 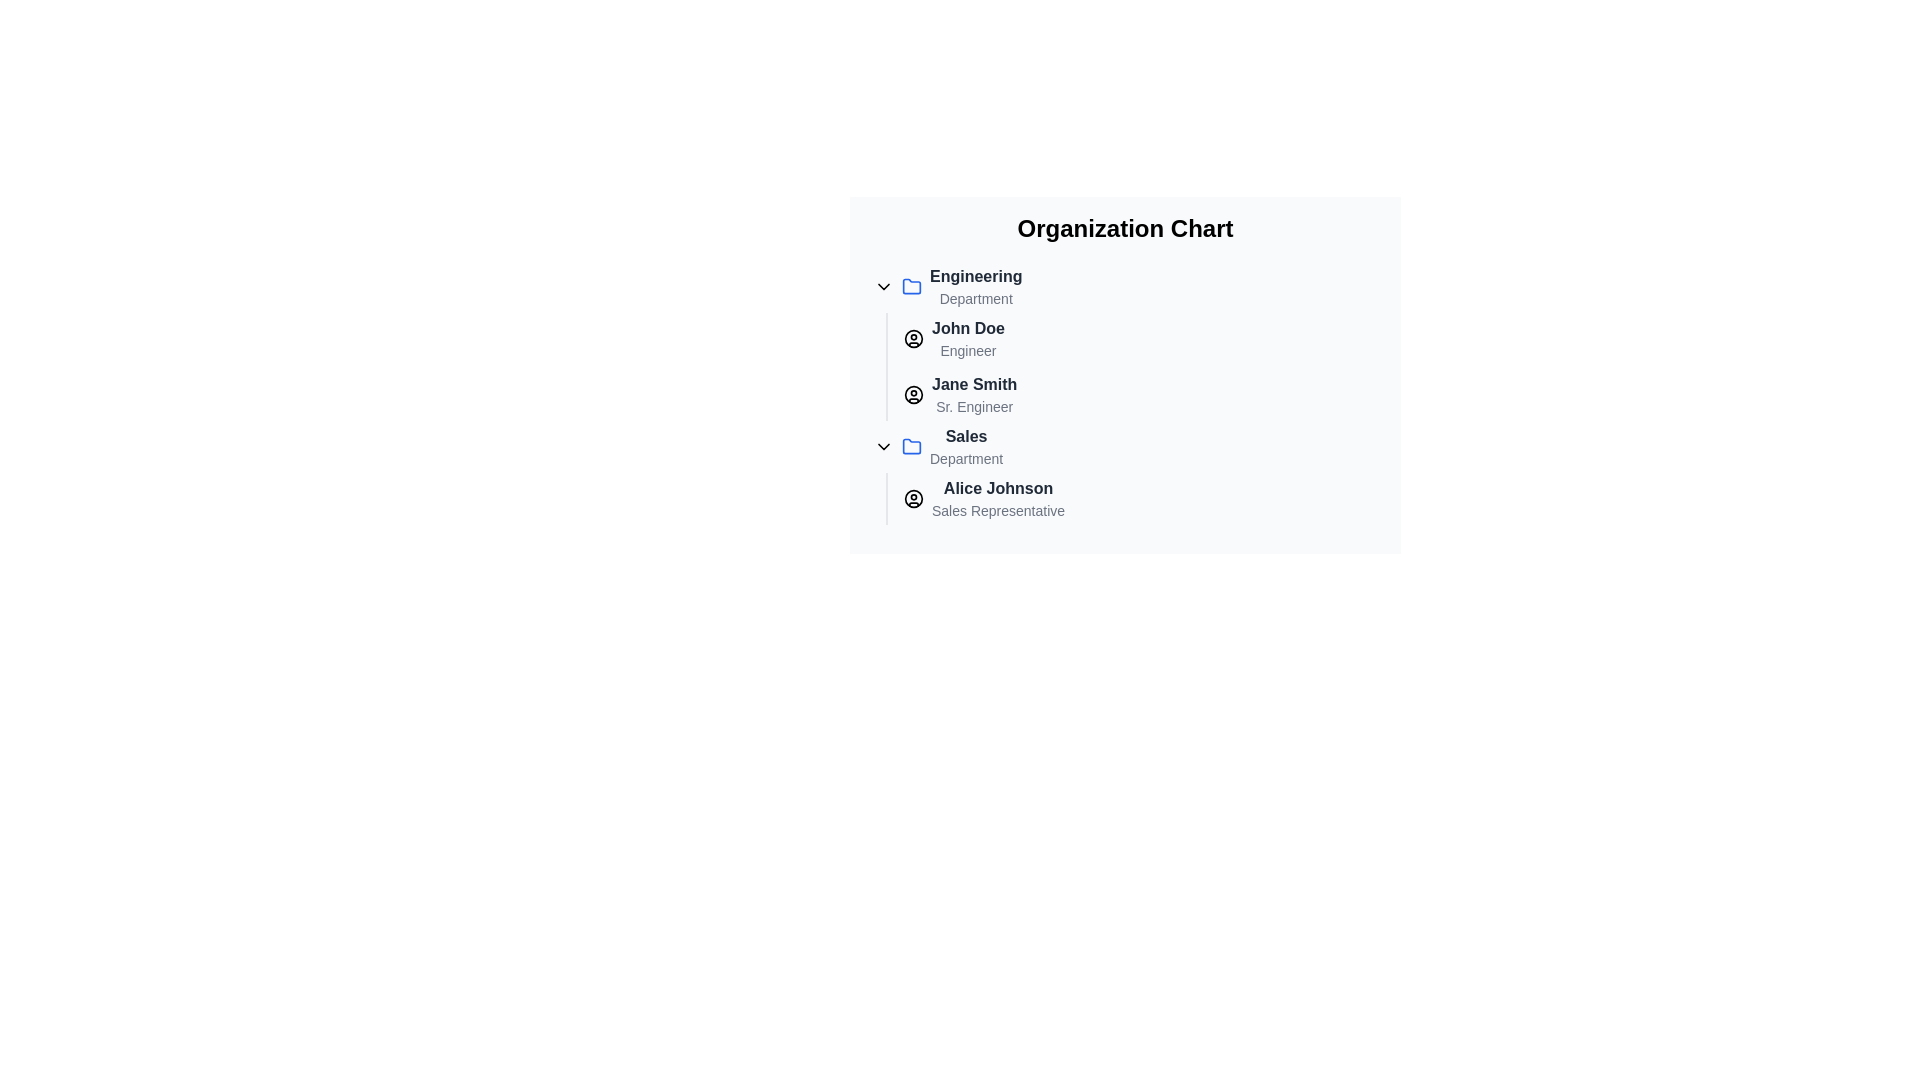 I want to click on the outer circular border of the user profile icon, which has a black stroke and a white background, located to the left of the 'Alice Johnson' text label in the 'Sales' section of the organization chart, so click(x=912, y=497).